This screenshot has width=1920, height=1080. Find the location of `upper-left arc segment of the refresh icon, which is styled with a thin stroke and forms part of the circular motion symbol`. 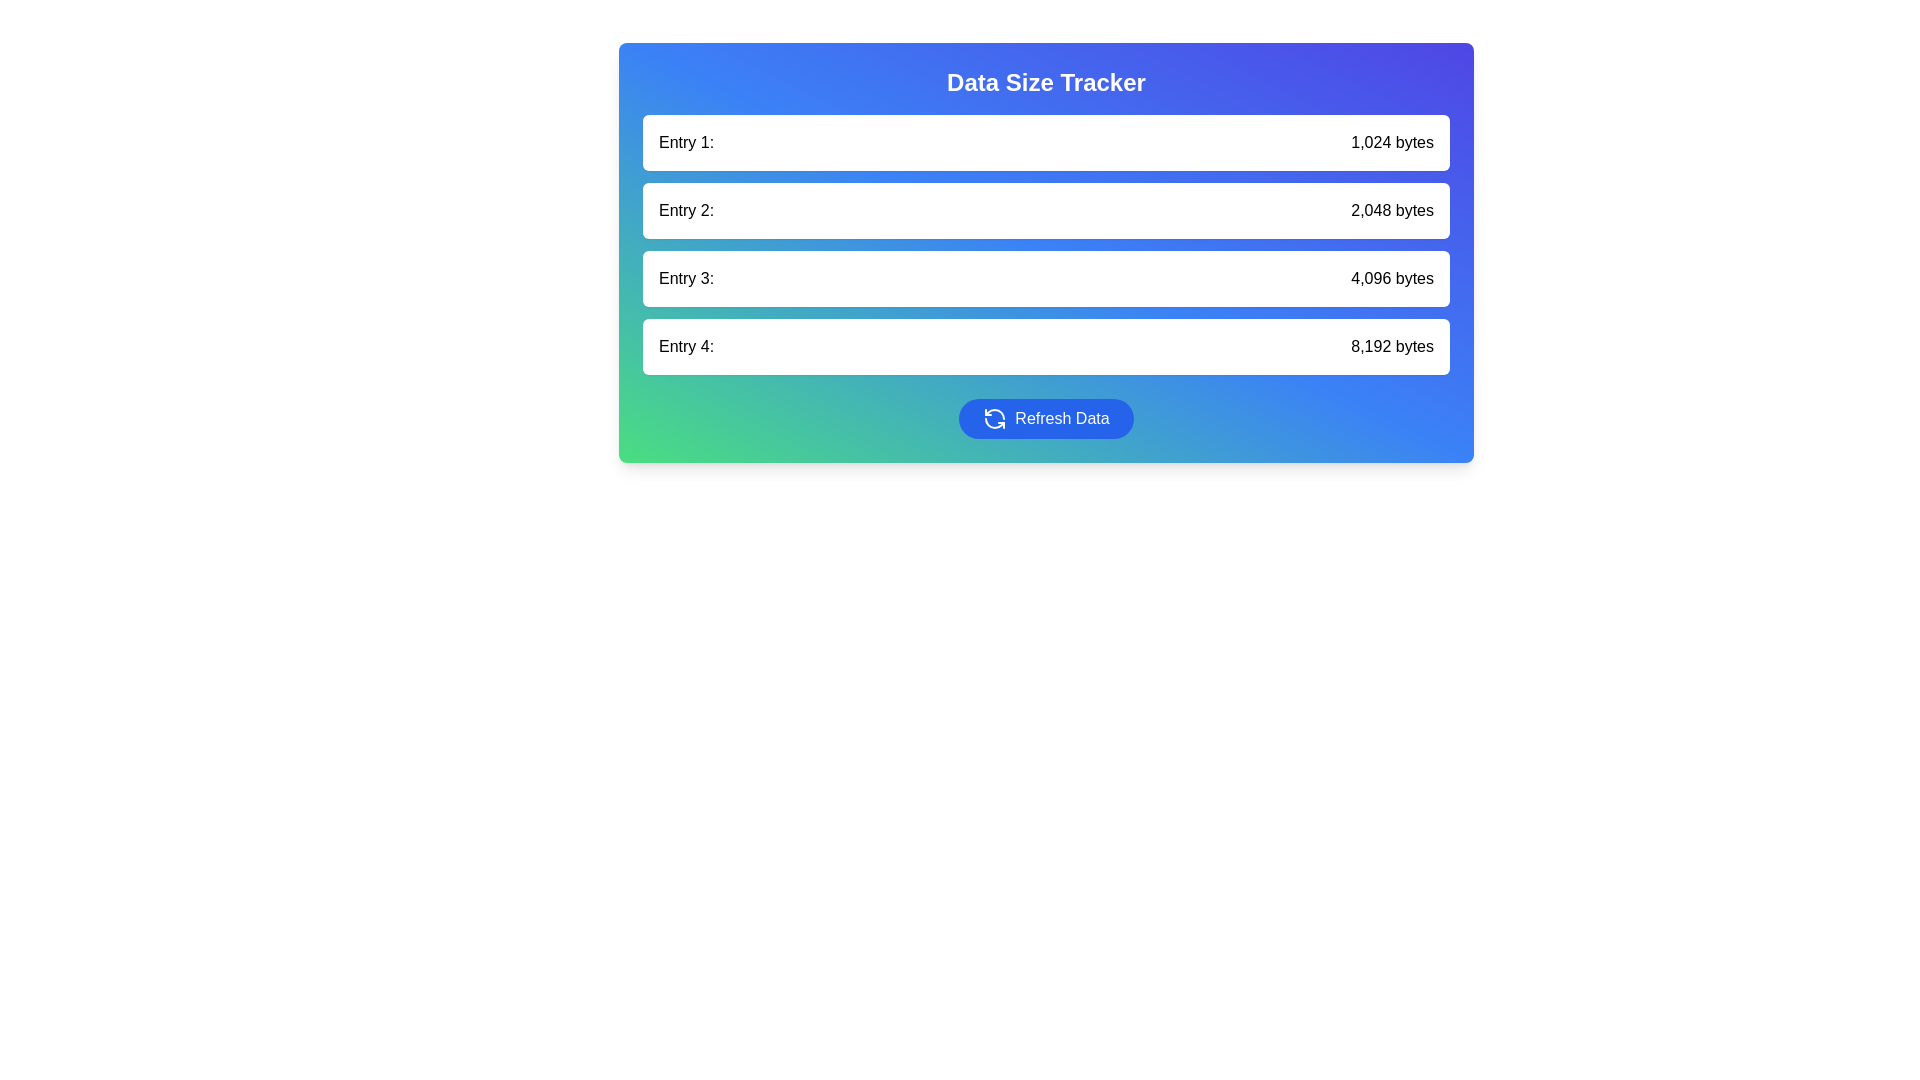

upper-left arc segment of the refresh icon, which is styled with a thin stroke and forms part of the circular motion symbol is located at coordinates (995, 413).